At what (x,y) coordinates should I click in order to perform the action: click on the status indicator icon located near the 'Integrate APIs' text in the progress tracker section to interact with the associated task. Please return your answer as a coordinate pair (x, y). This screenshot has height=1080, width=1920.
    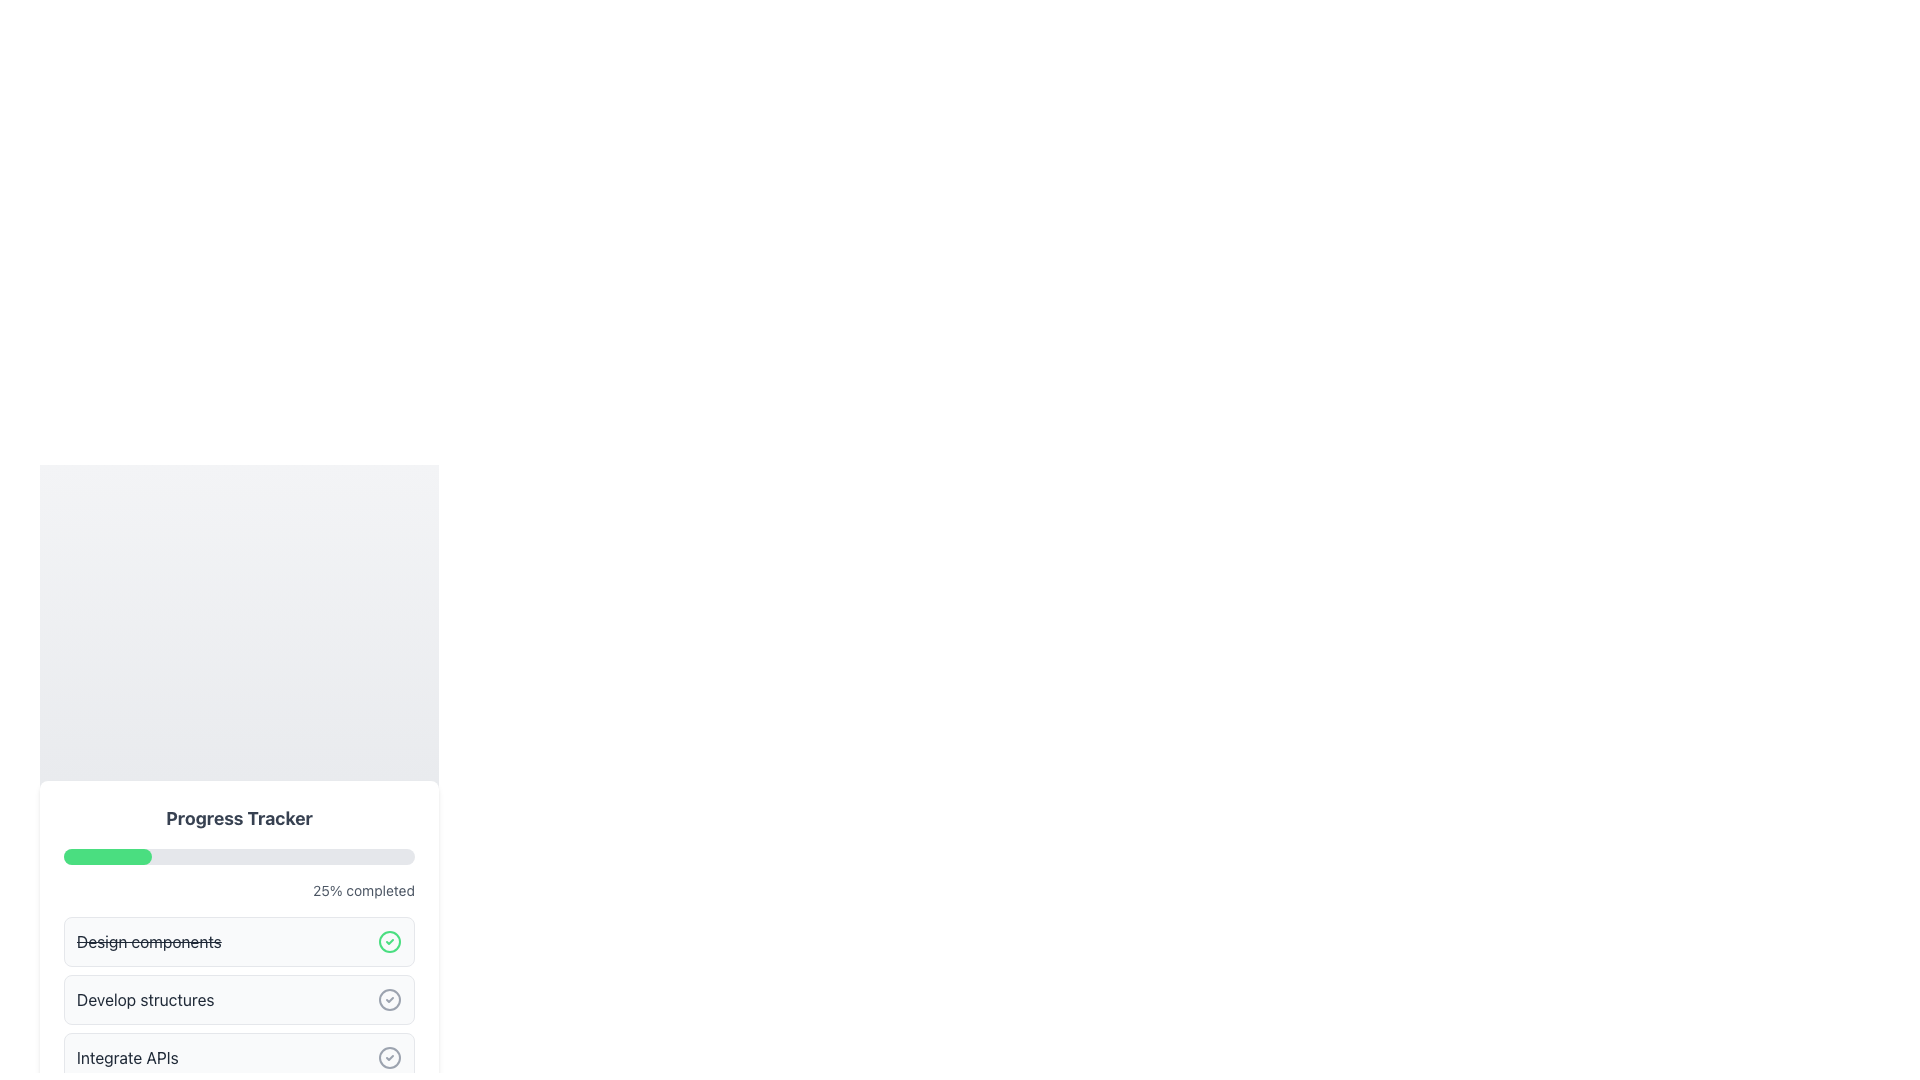
    Looking at the image, I should click on (389, 1056).